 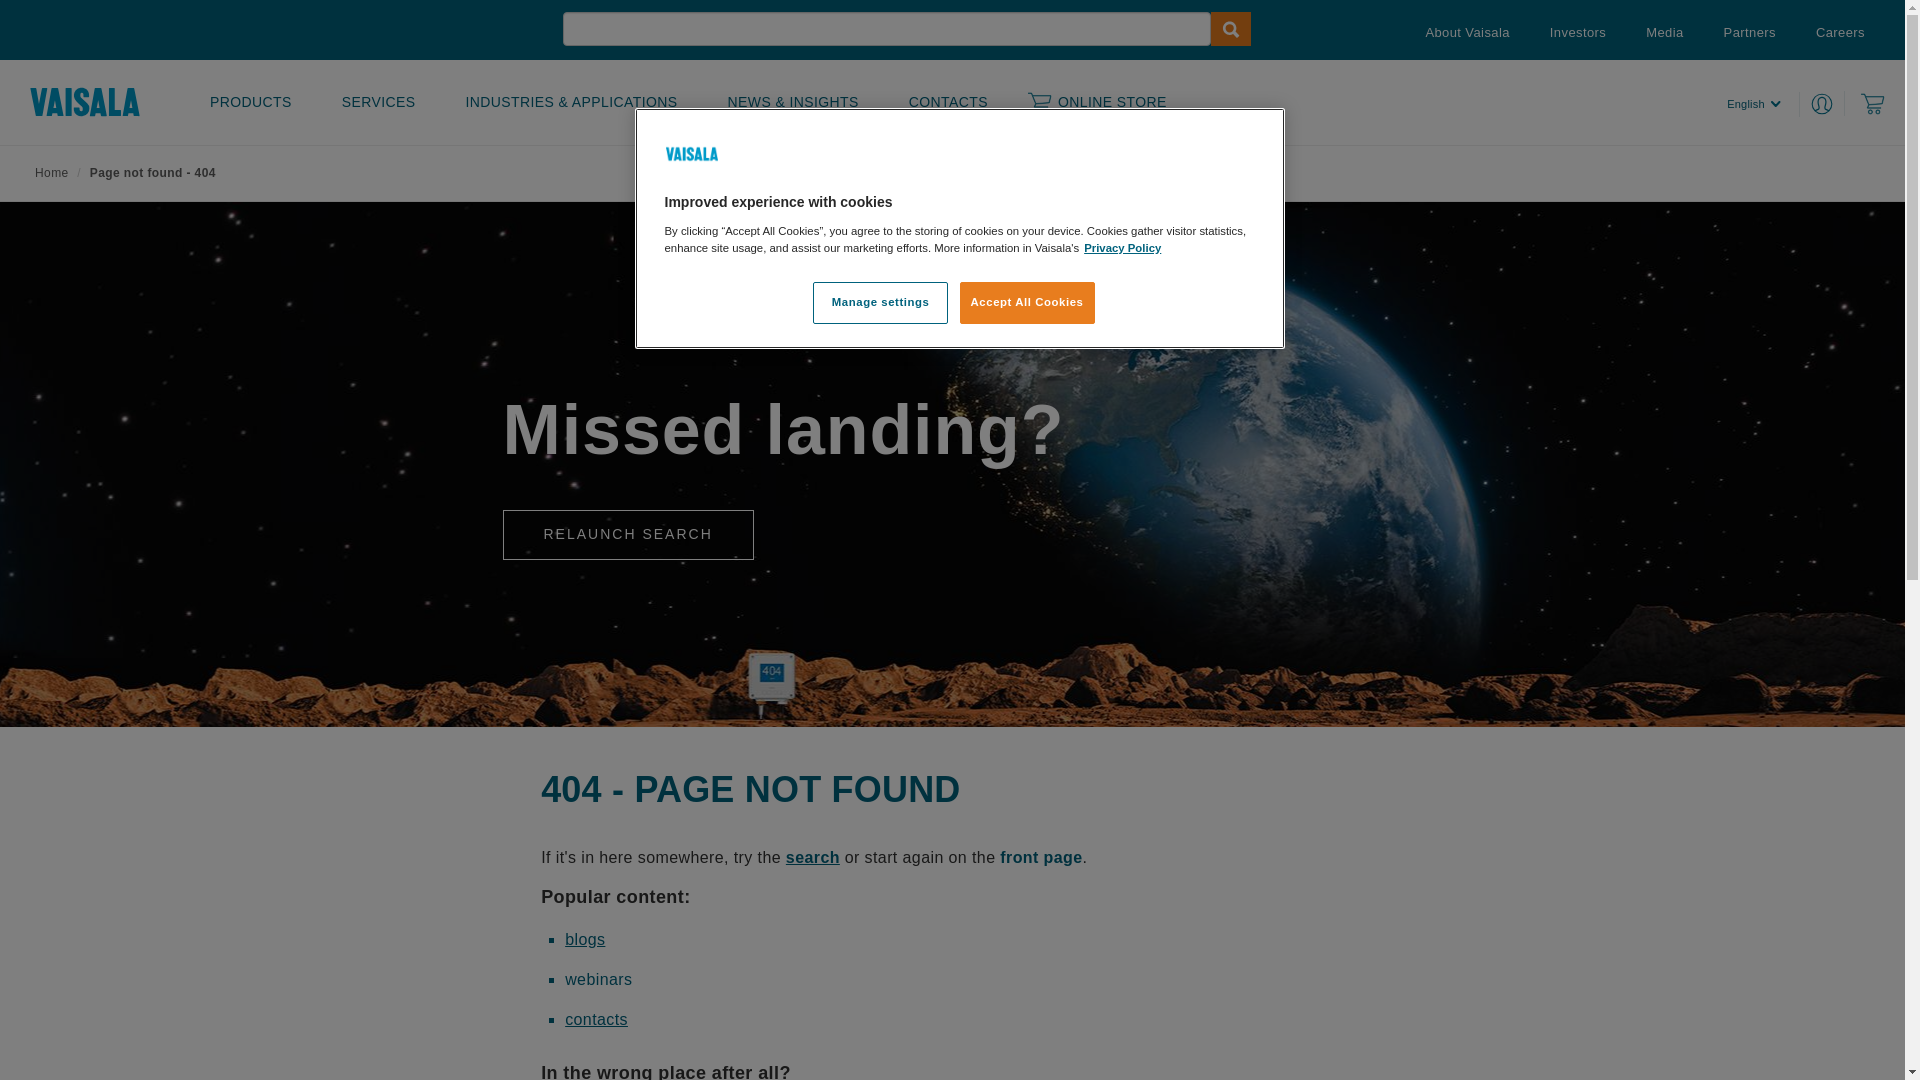 I want to click on 'Login to MyVaisala', so click(x=1827, y=103).